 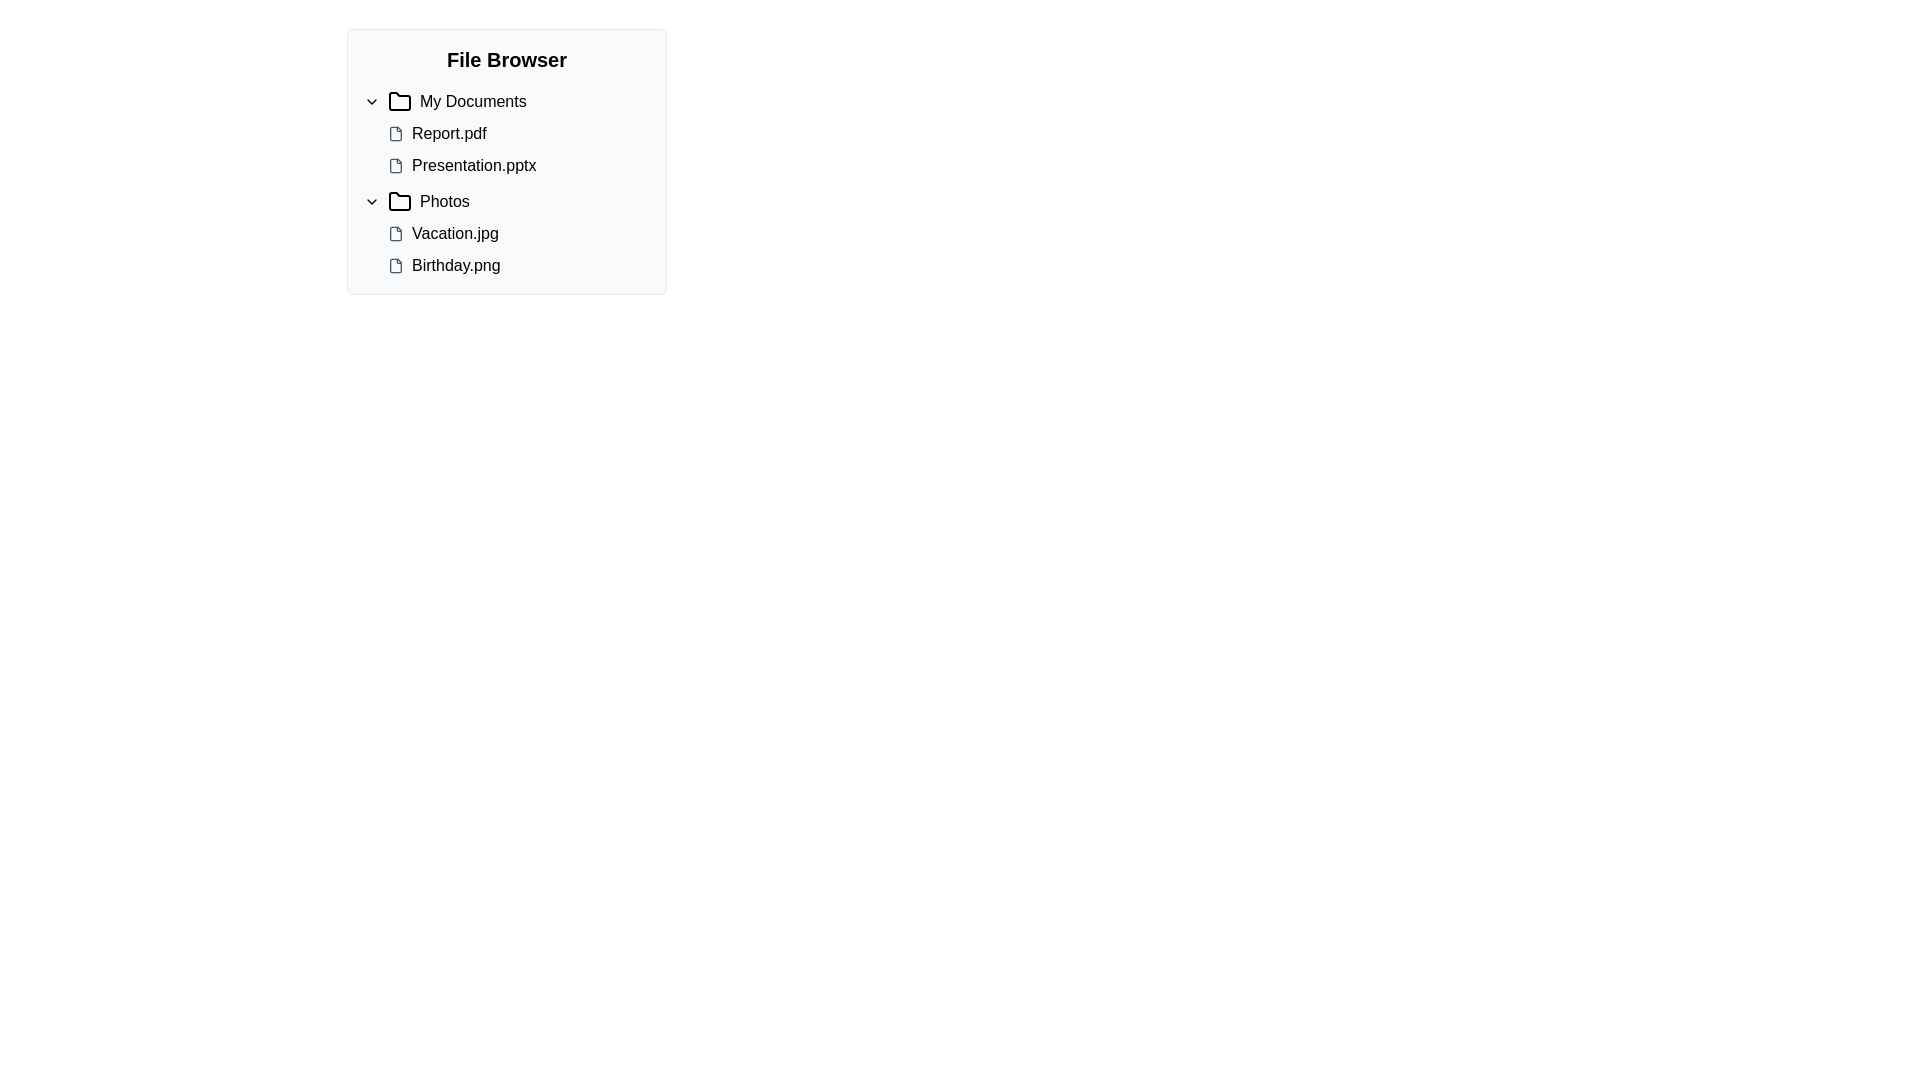 I want to click on the file icon representing 'Birthday.png' by interacting with the SVG graphic styled as a sheet of paper, located in the 'Photos' section of the 'File Browser', so click(x=395, y=265).